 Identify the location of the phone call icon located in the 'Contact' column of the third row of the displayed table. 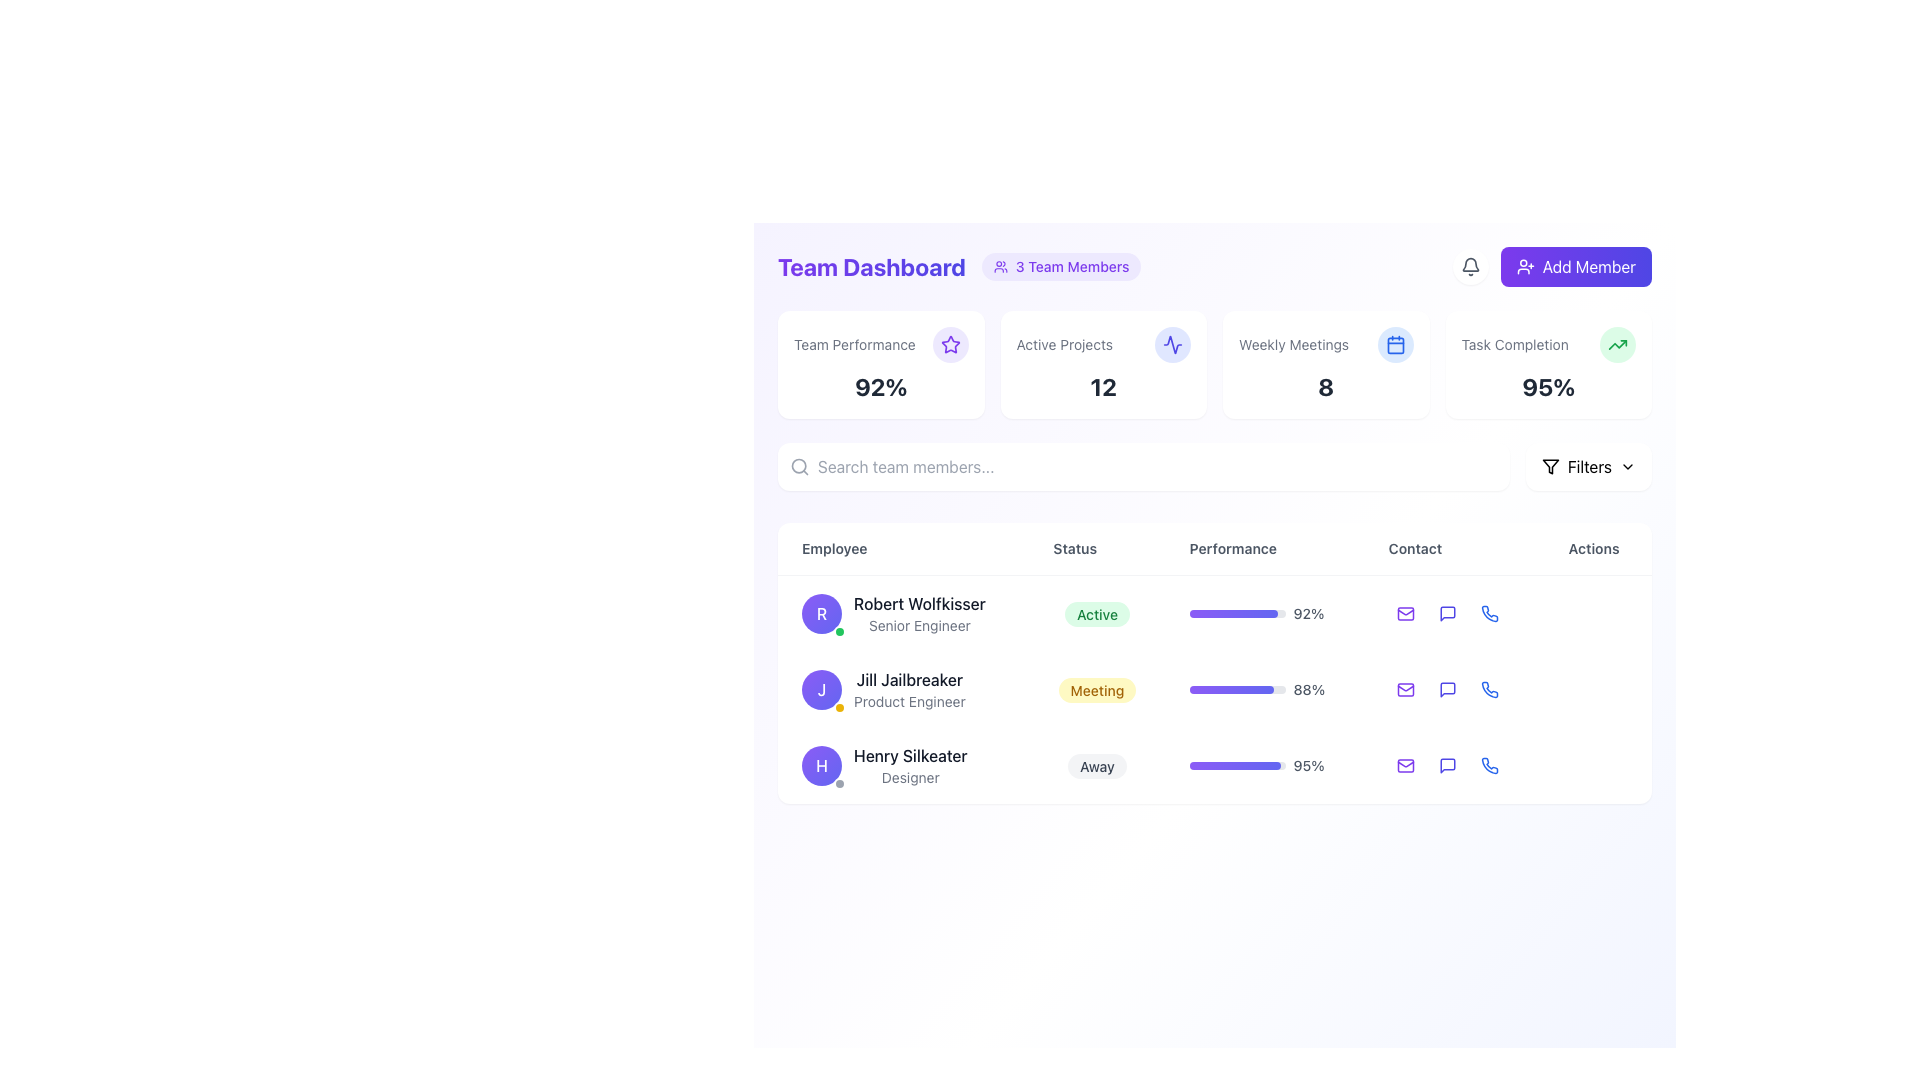
(1489, 765).